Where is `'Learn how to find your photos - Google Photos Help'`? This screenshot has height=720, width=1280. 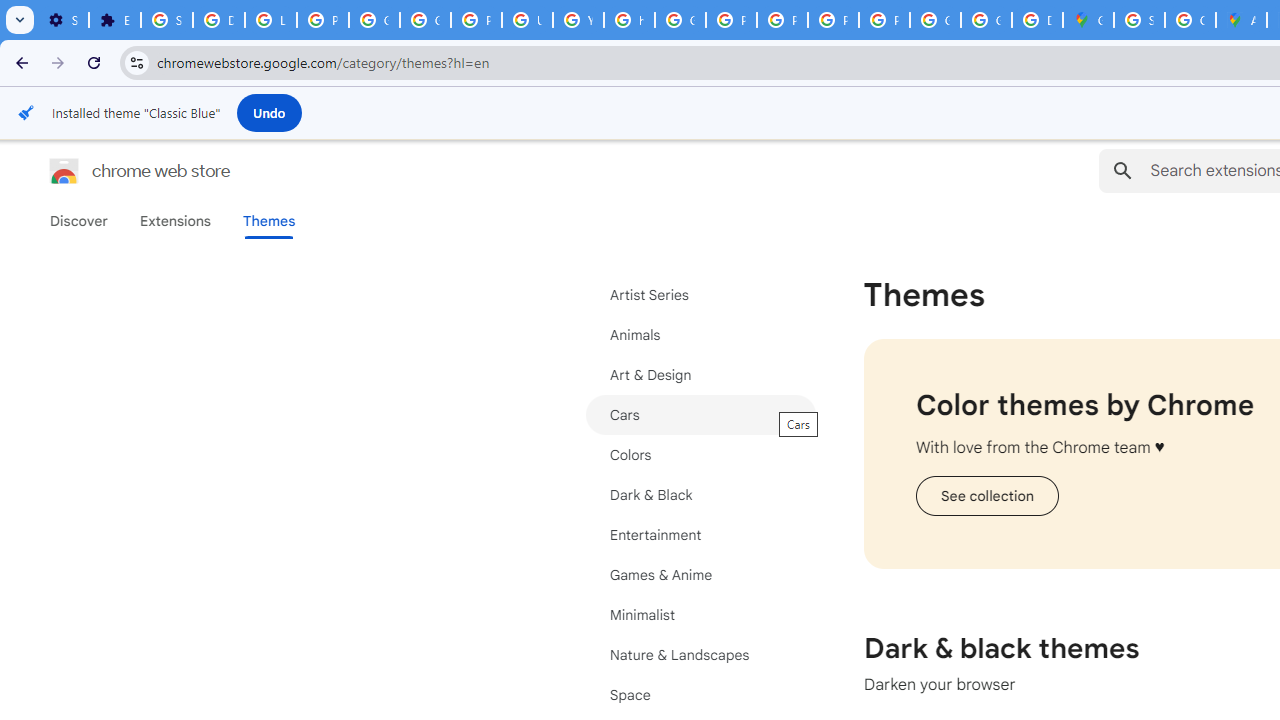
'Learn how to find your photos - Google Photos Help' is located at coordinates (269, 20).